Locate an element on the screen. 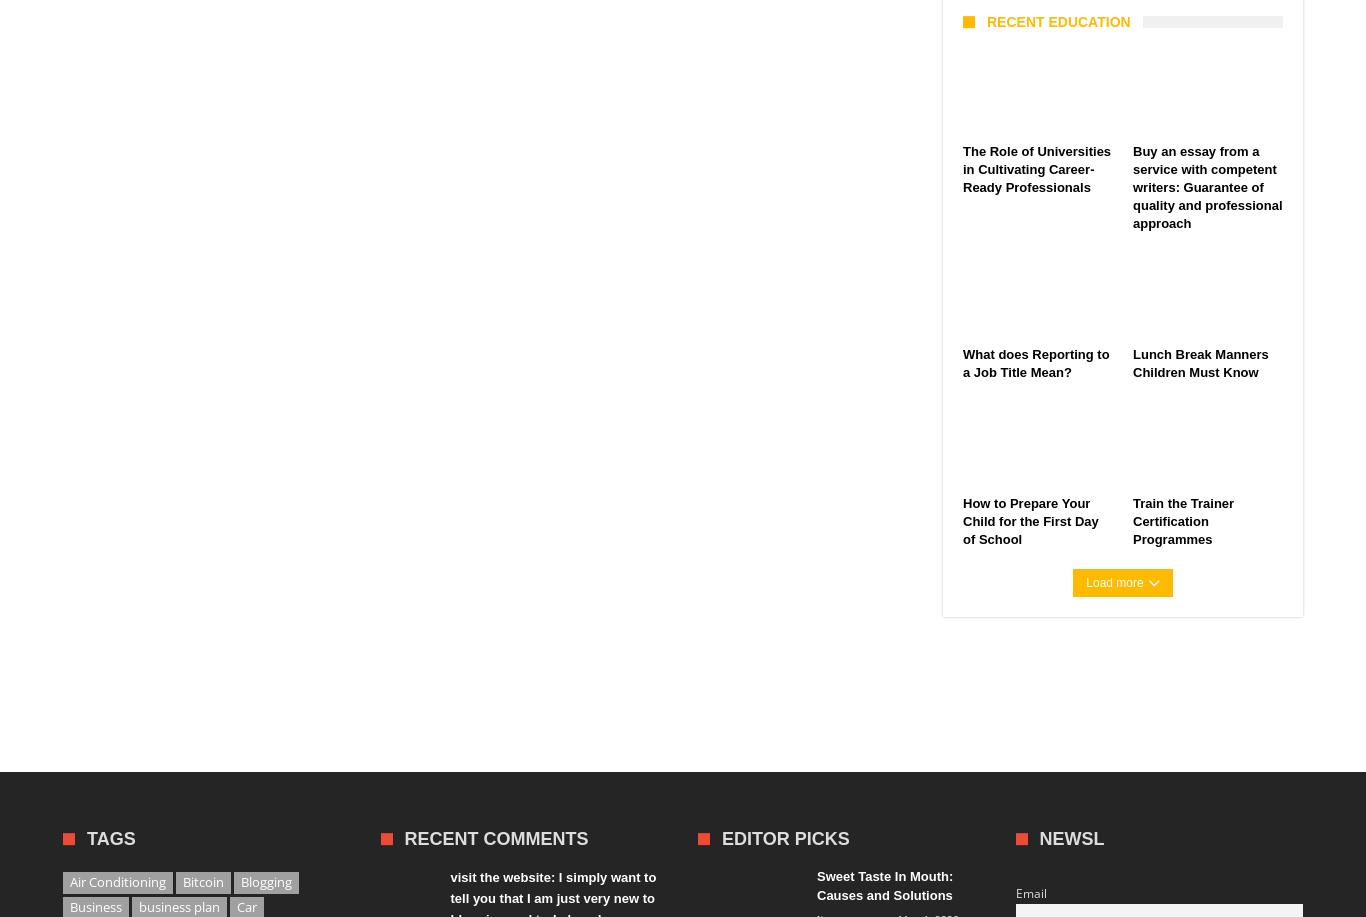 The width and height of the screenshot is (1366, 917). 'Load more' is located at coordinates (1113, 583).